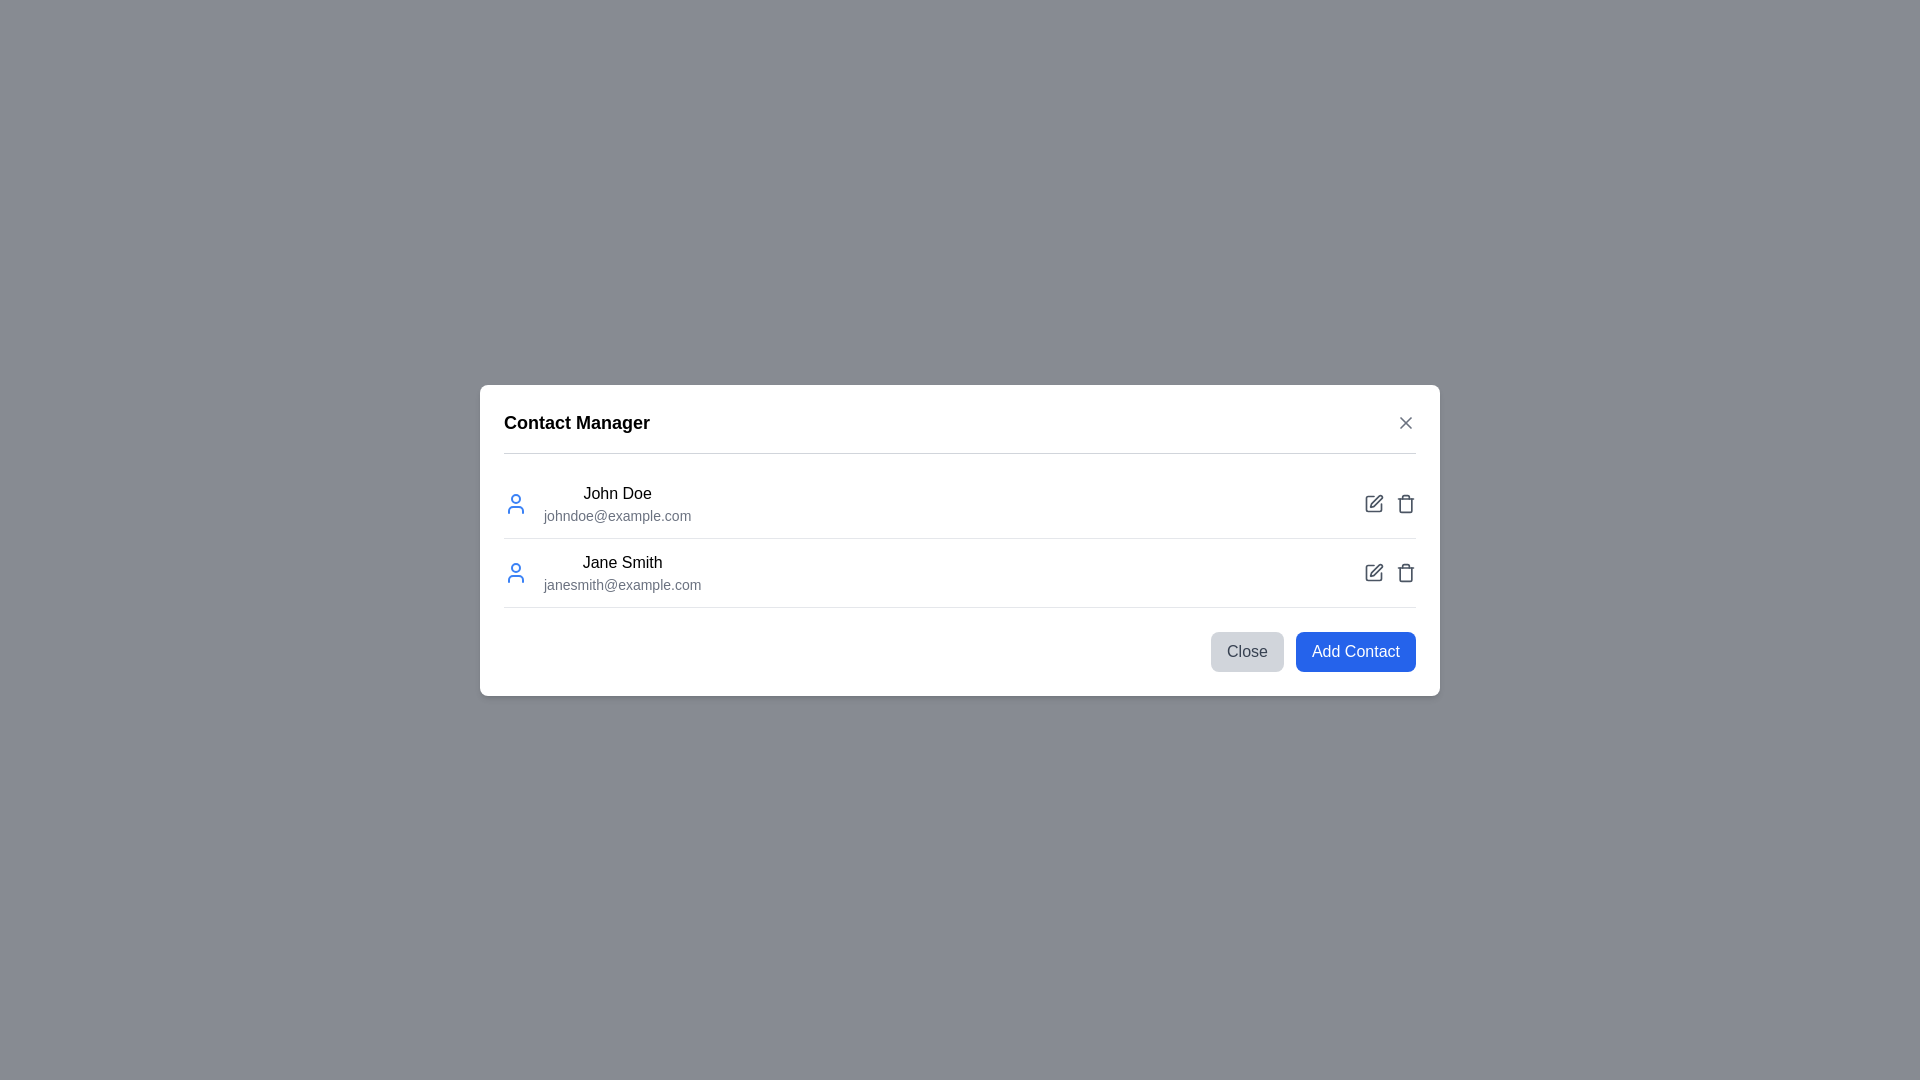 The image size is (1920, 1080). I want to click on the icon button resembling a pen or pencil located on the right side of the second row in the contact list, so click(1375, 570).